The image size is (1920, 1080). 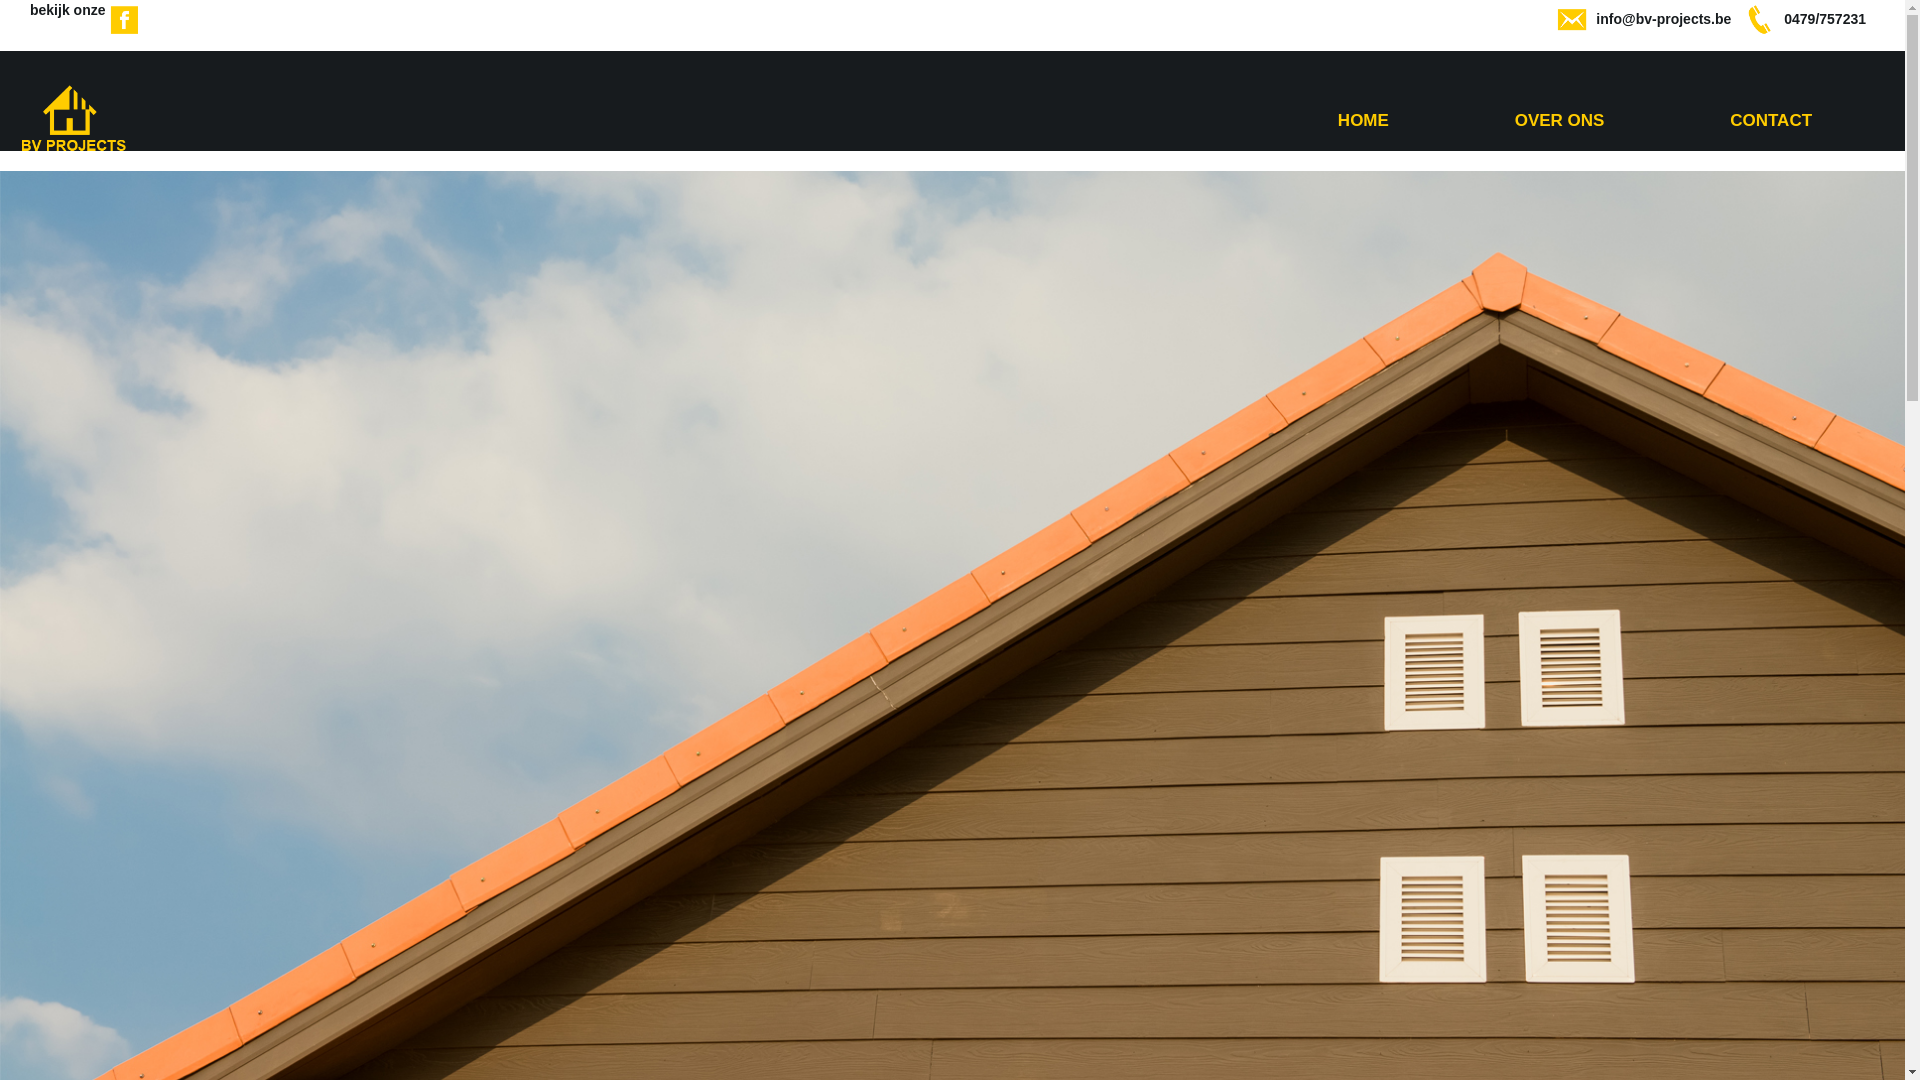 What do you see at coordinates (1559, 120) in the screenshot?
I see `'OVER ONS'` at bounding box center [1559, 120].